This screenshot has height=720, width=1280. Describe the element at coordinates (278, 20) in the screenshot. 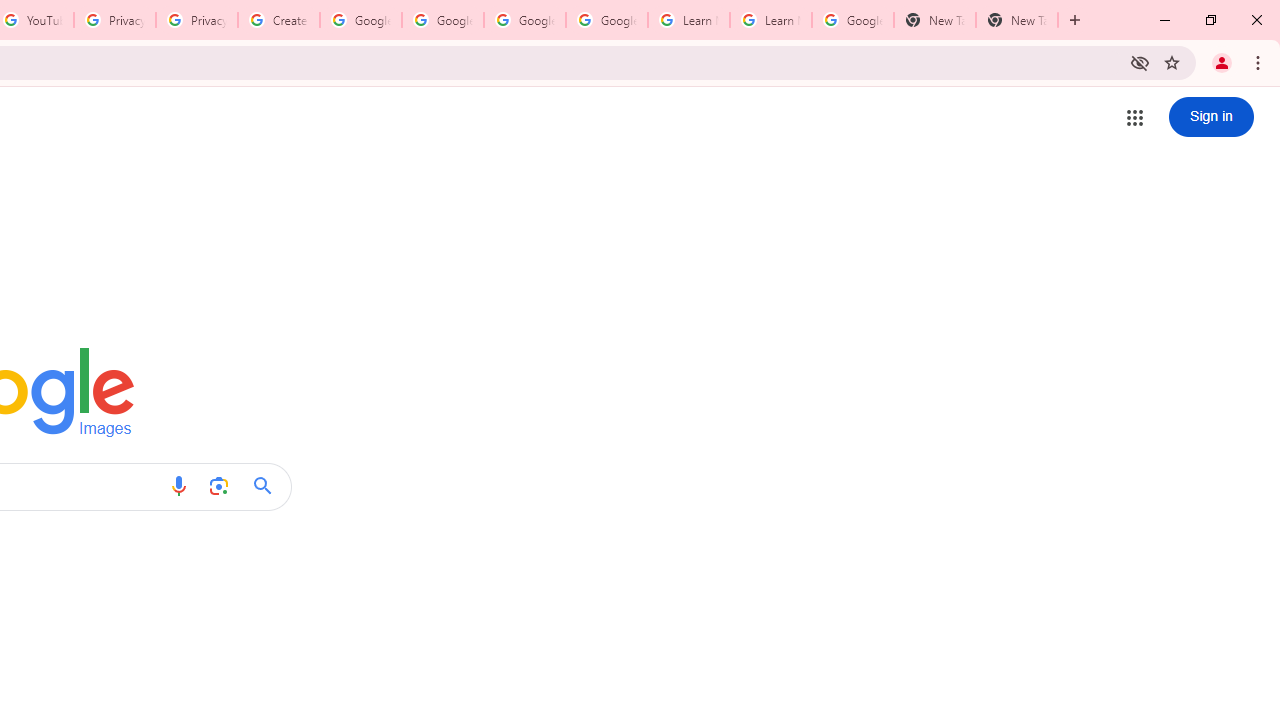

I see `'Create your Google Account'` at that location.